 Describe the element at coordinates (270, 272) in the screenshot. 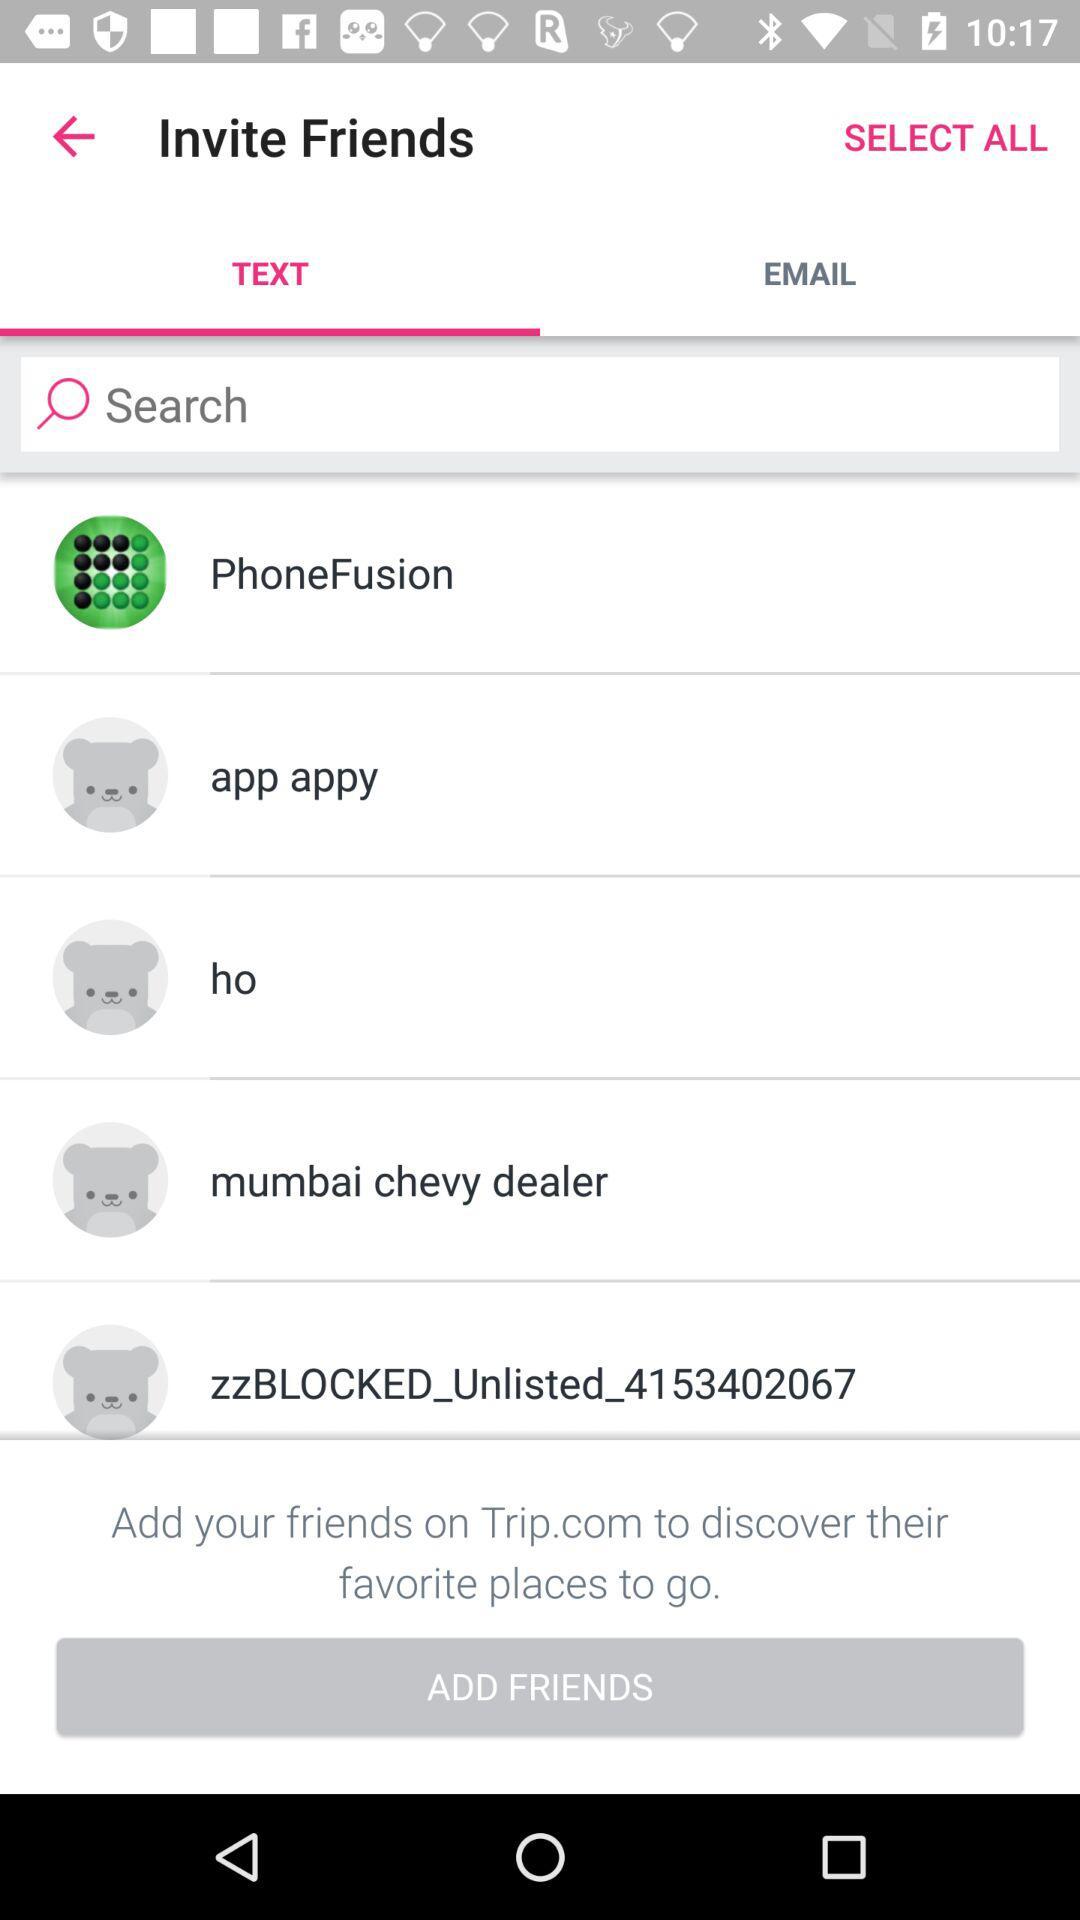

I see `app to the left of the email item` at that location.